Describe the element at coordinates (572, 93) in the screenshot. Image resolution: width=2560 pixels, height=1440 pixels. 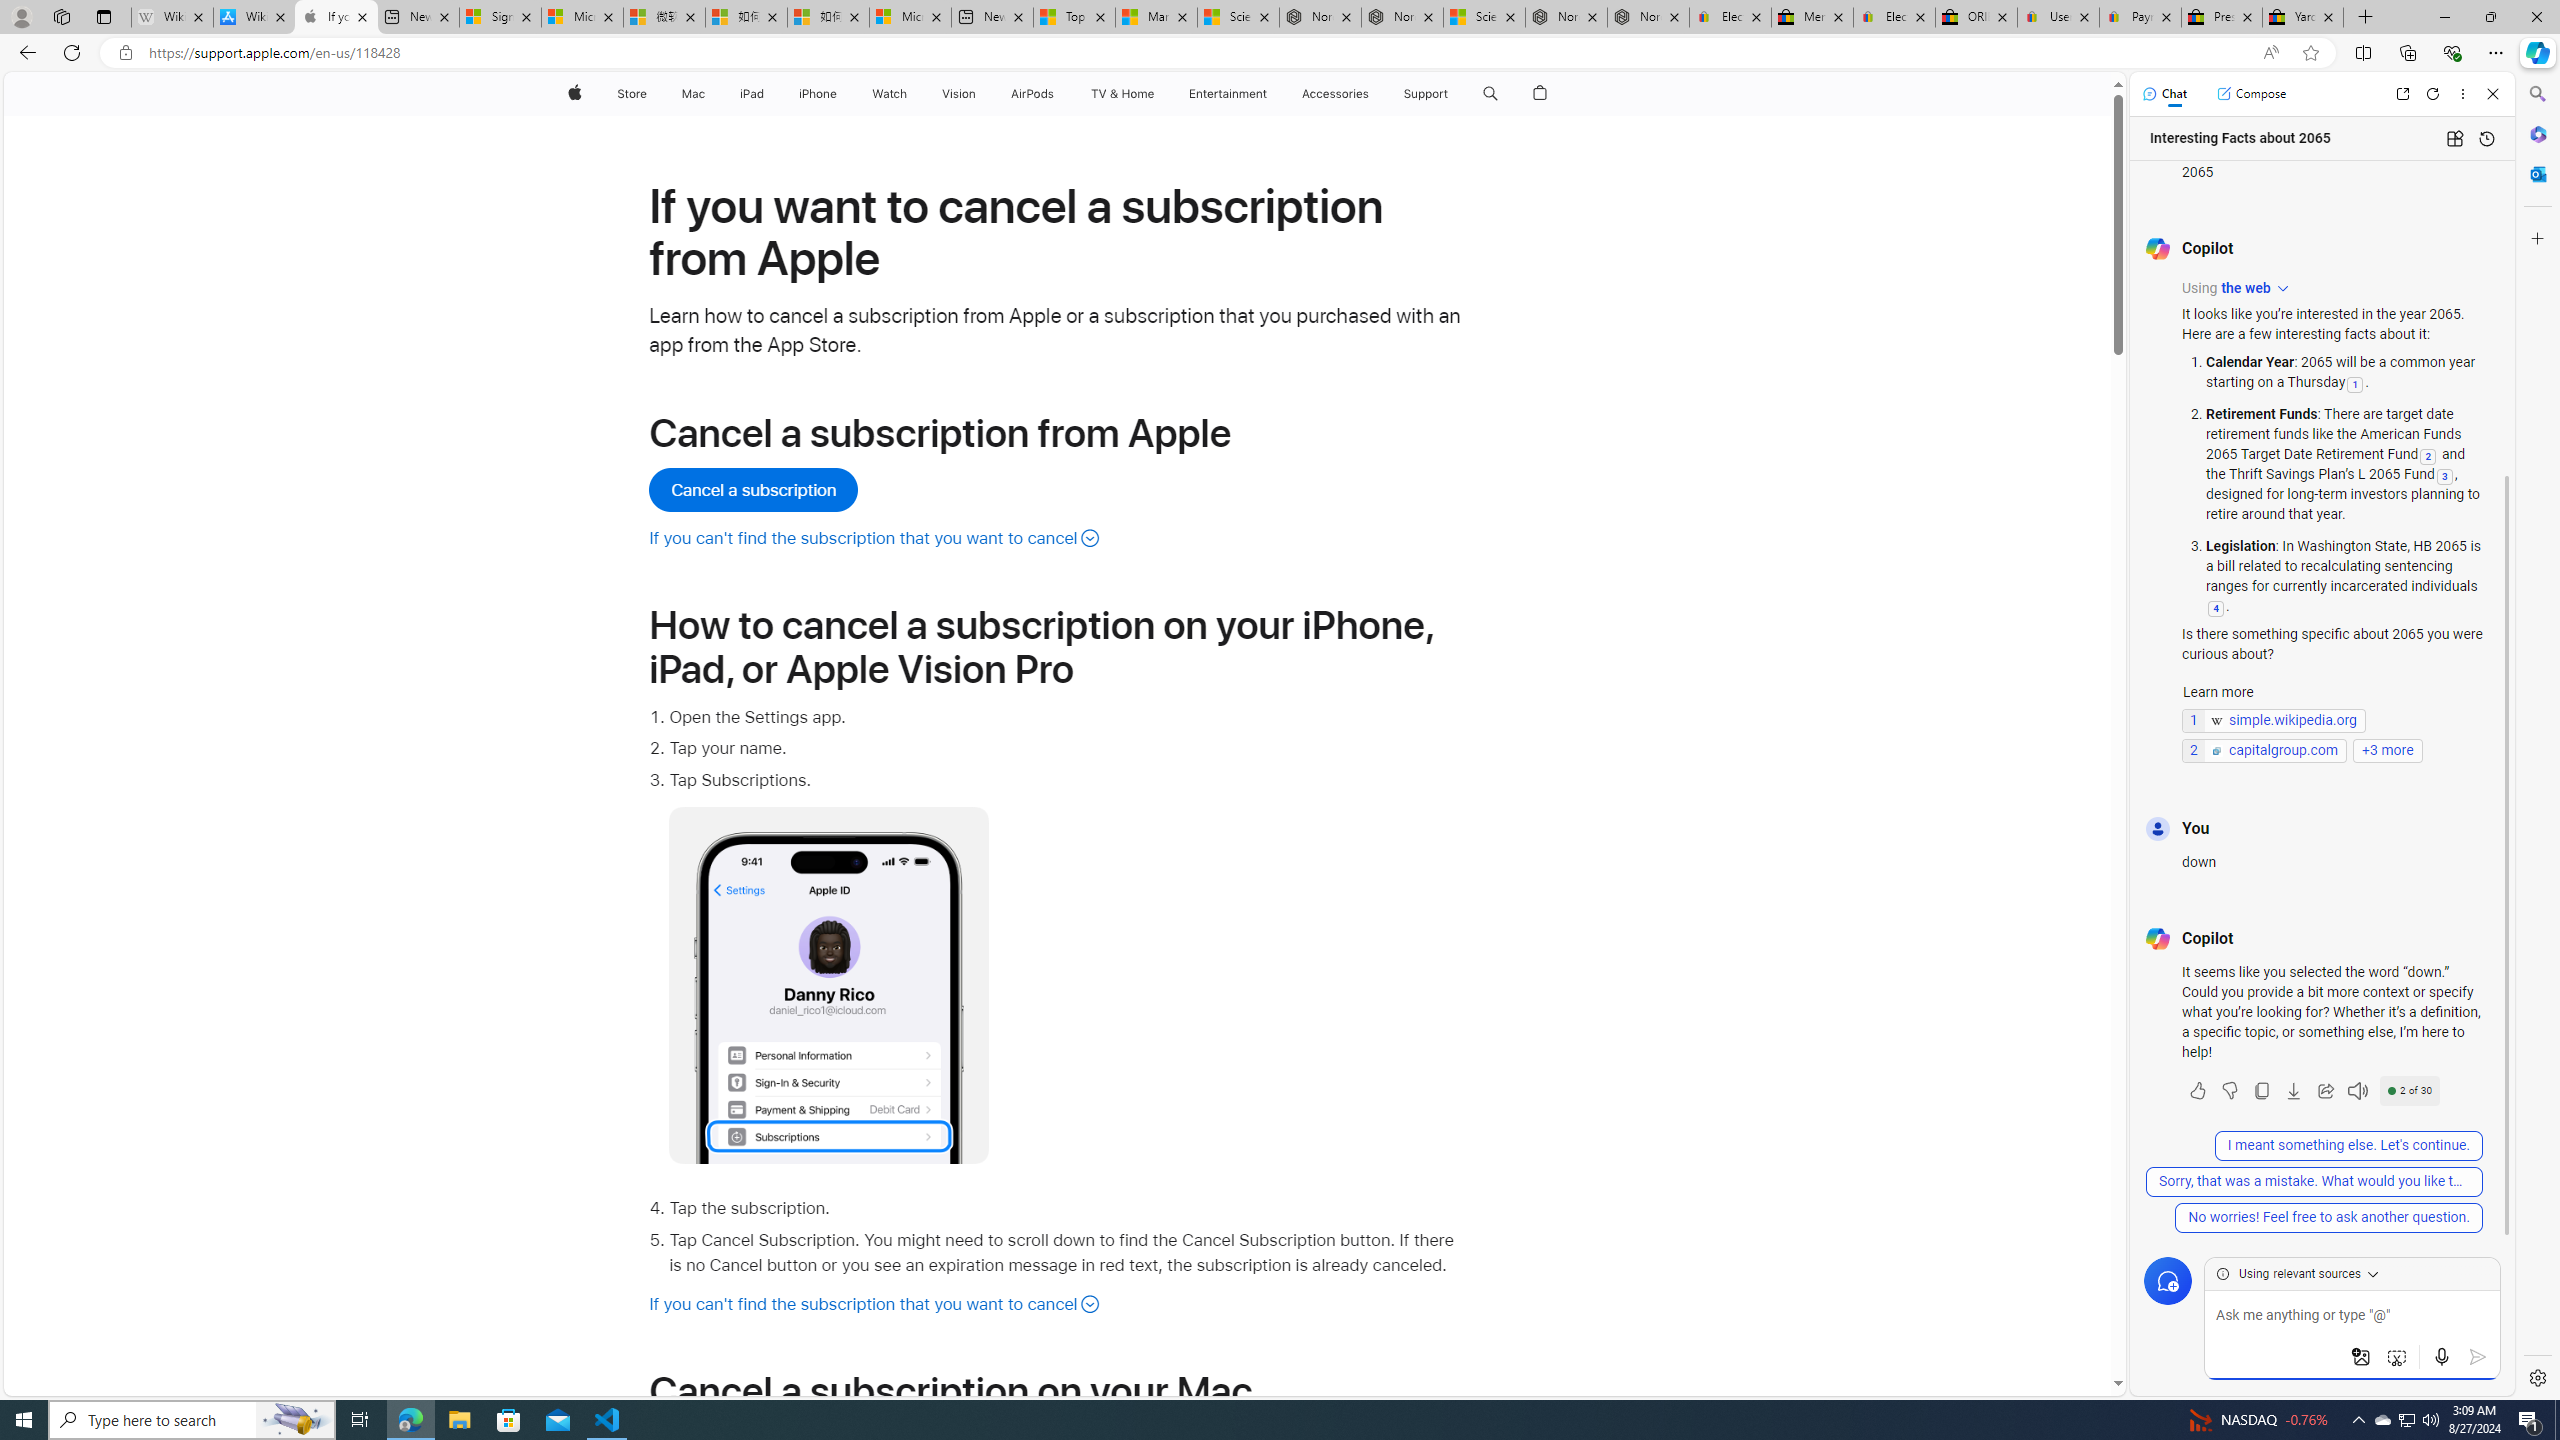
I see `'Apple'` at that location.